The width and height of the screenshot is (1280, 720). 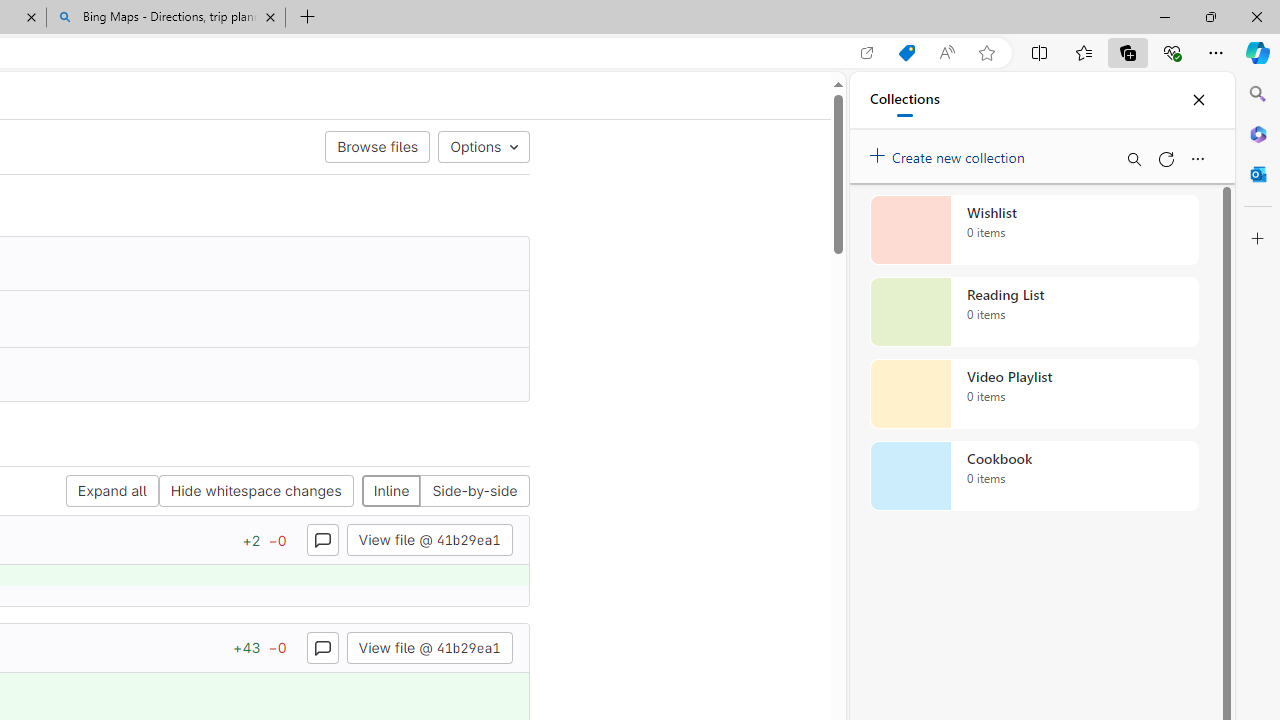 I want to click on 'Side-by-side', so click(x=473, y=491).